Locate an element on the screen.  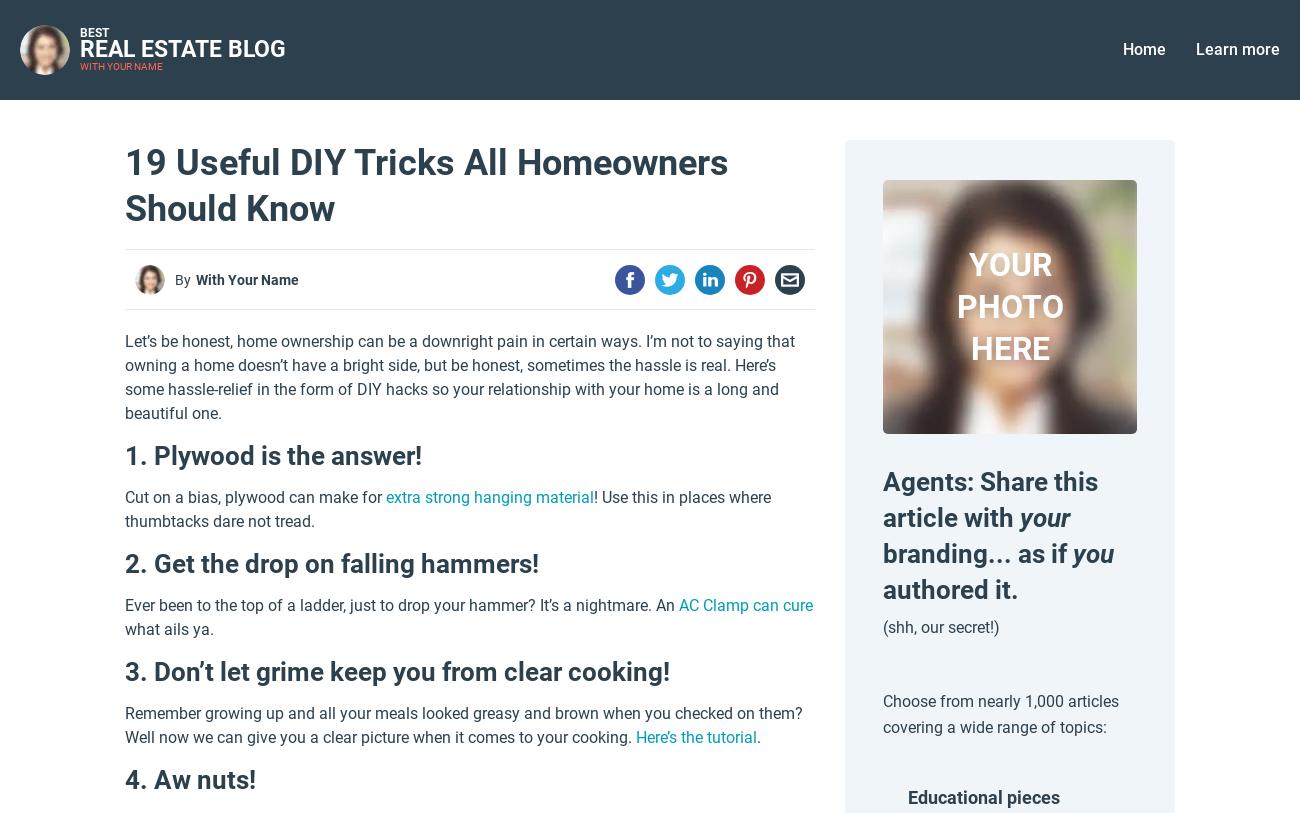
'4. Aw nuts!' is located at coordinates (190, 779).